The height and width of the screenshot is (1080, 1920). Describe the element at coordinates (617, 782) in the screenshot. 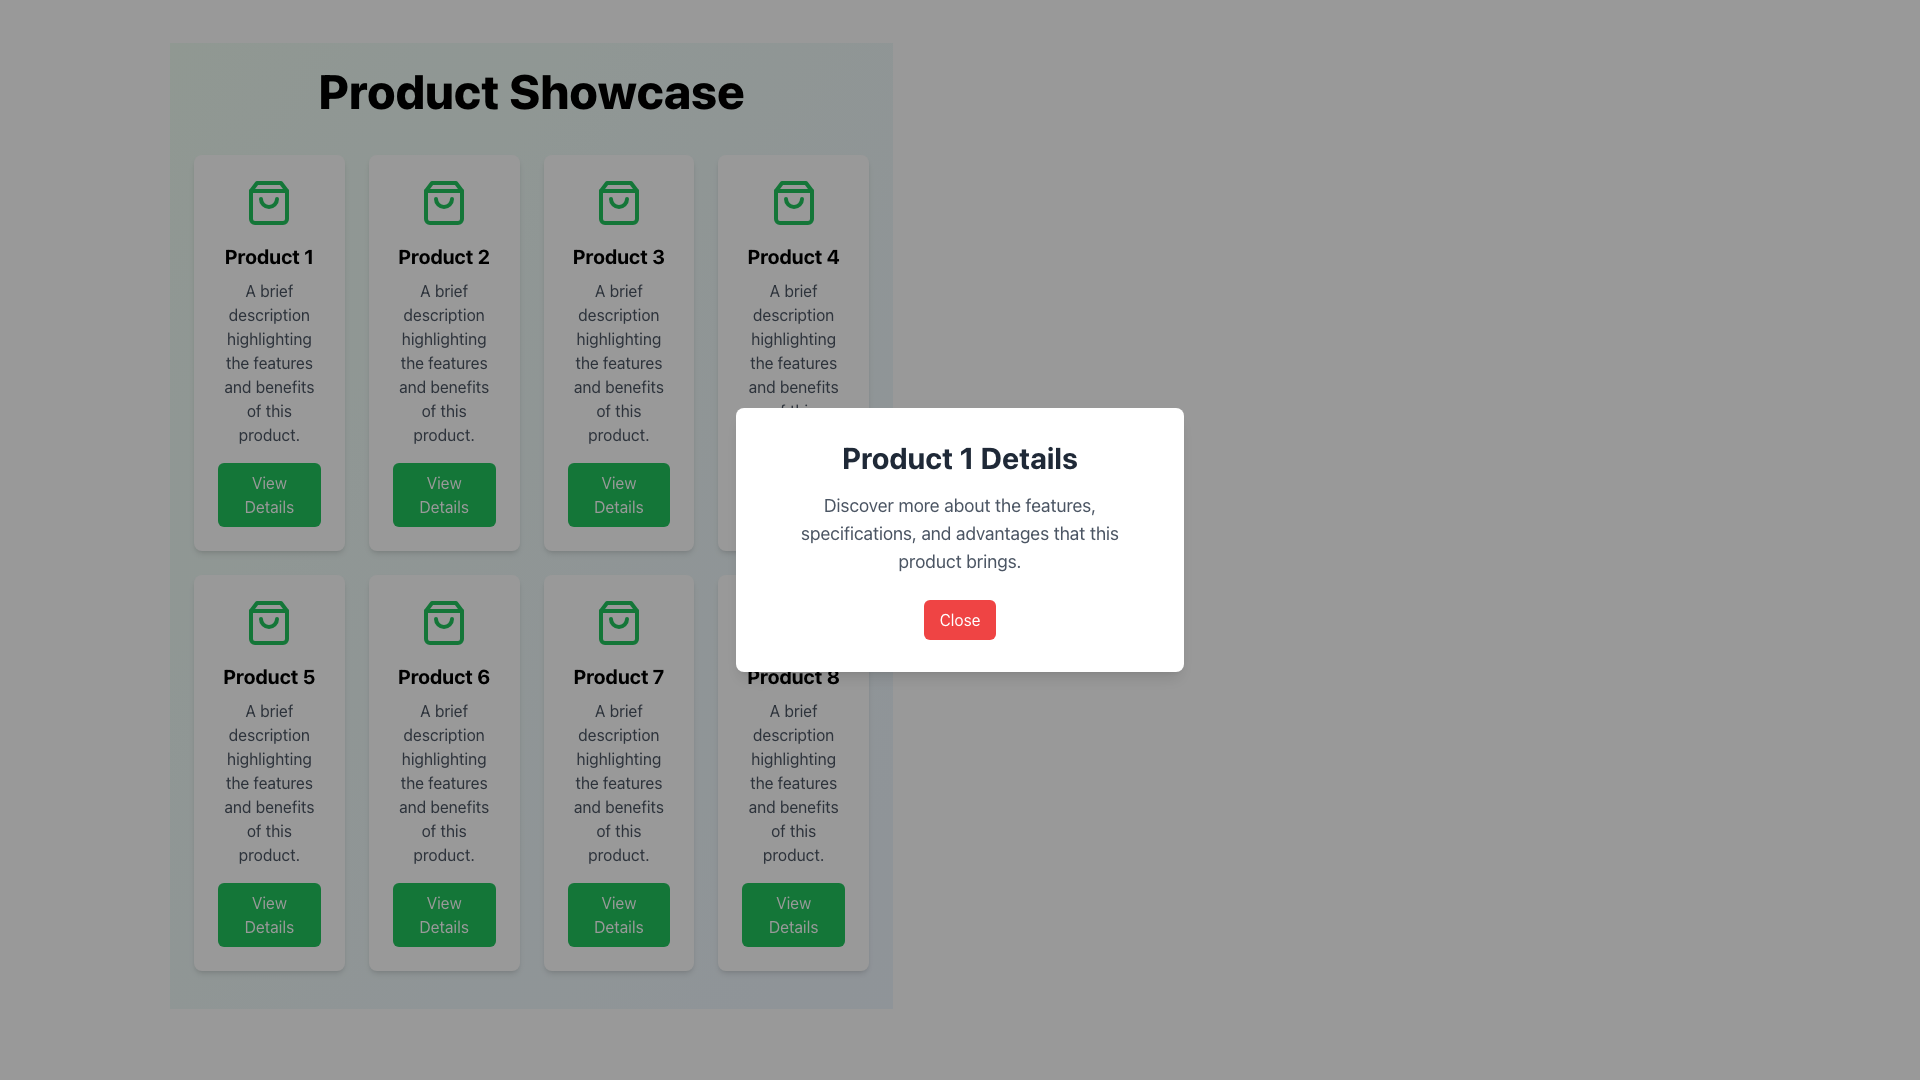

I see `text content element displaying a brief description of the features and benefits of the product, which is positioned under the title 'Product 7' and above the 'View Details' button` at that location.